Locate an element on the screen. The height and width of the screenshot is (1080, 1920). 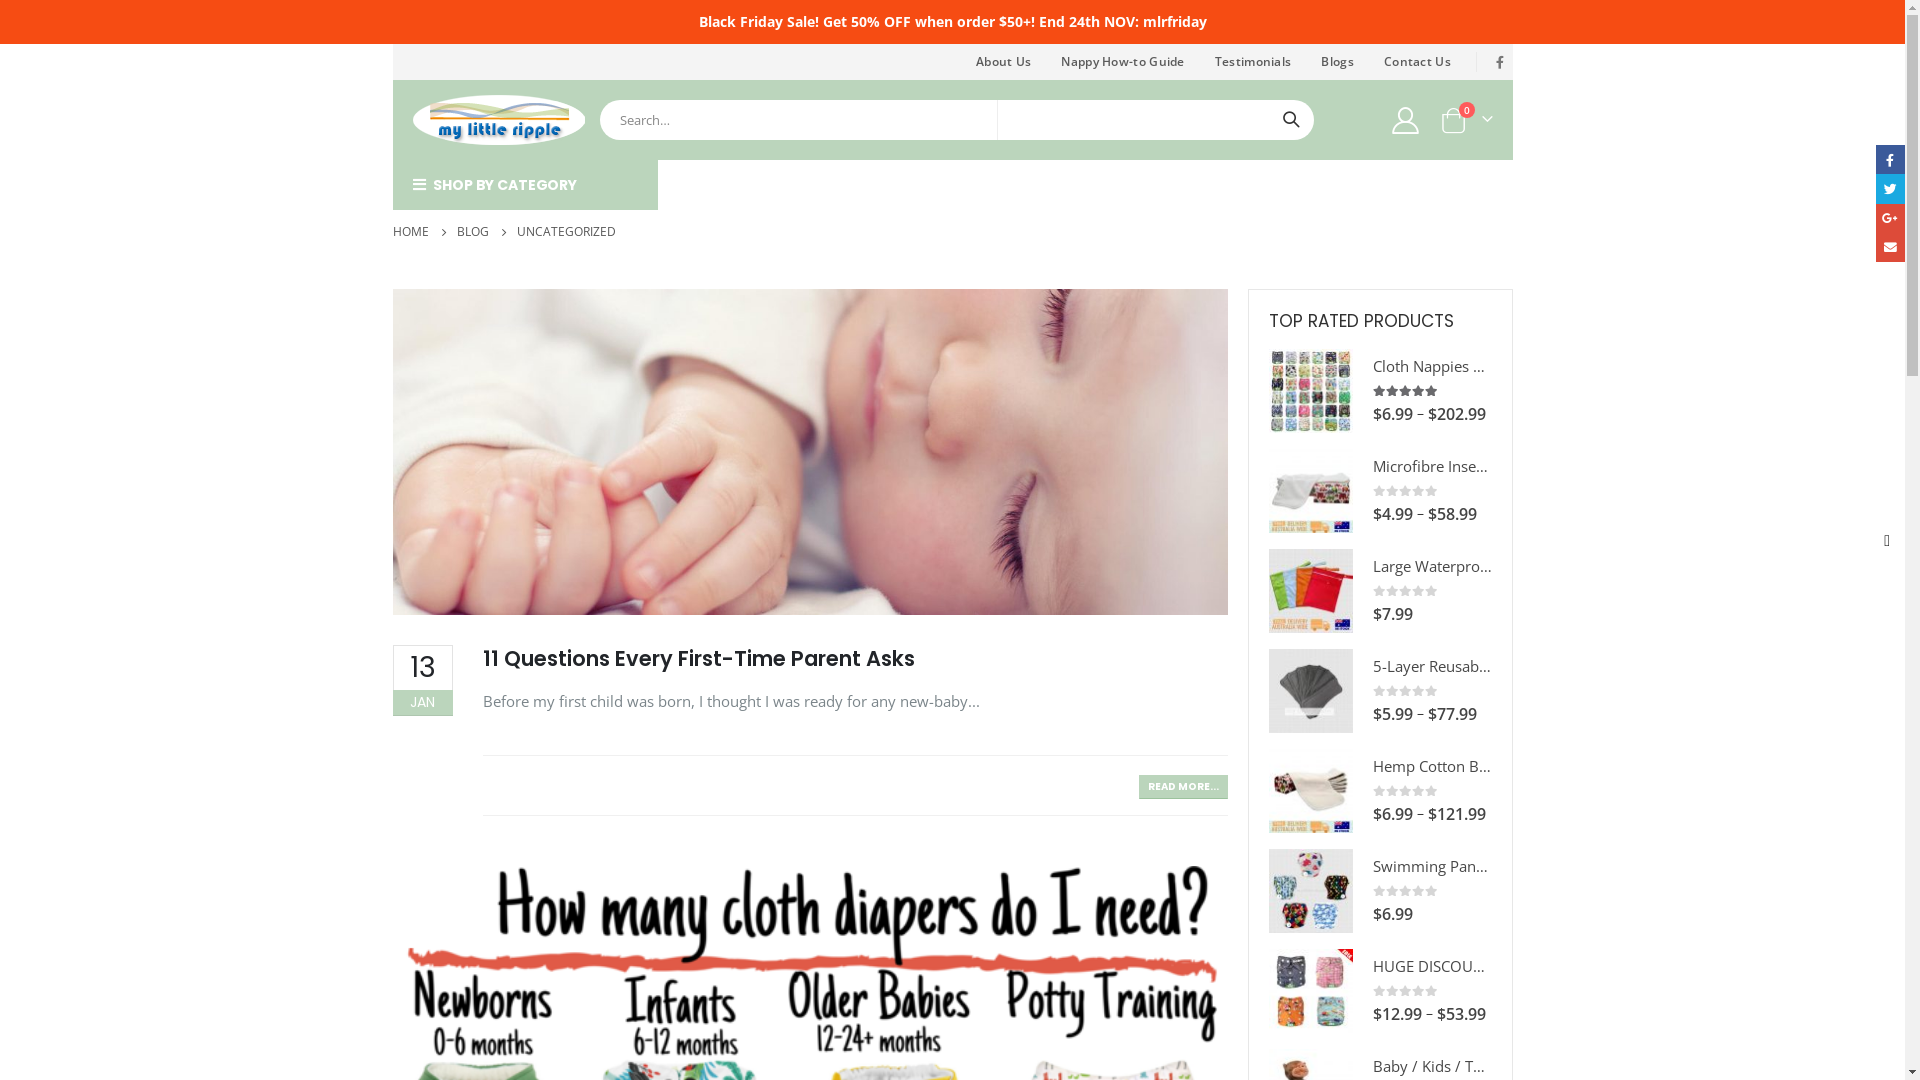
'HUGE DISCOUNT Smaller Size Baby Cloth Nappy Shells Covers' is located at coordinates (1430, 965).